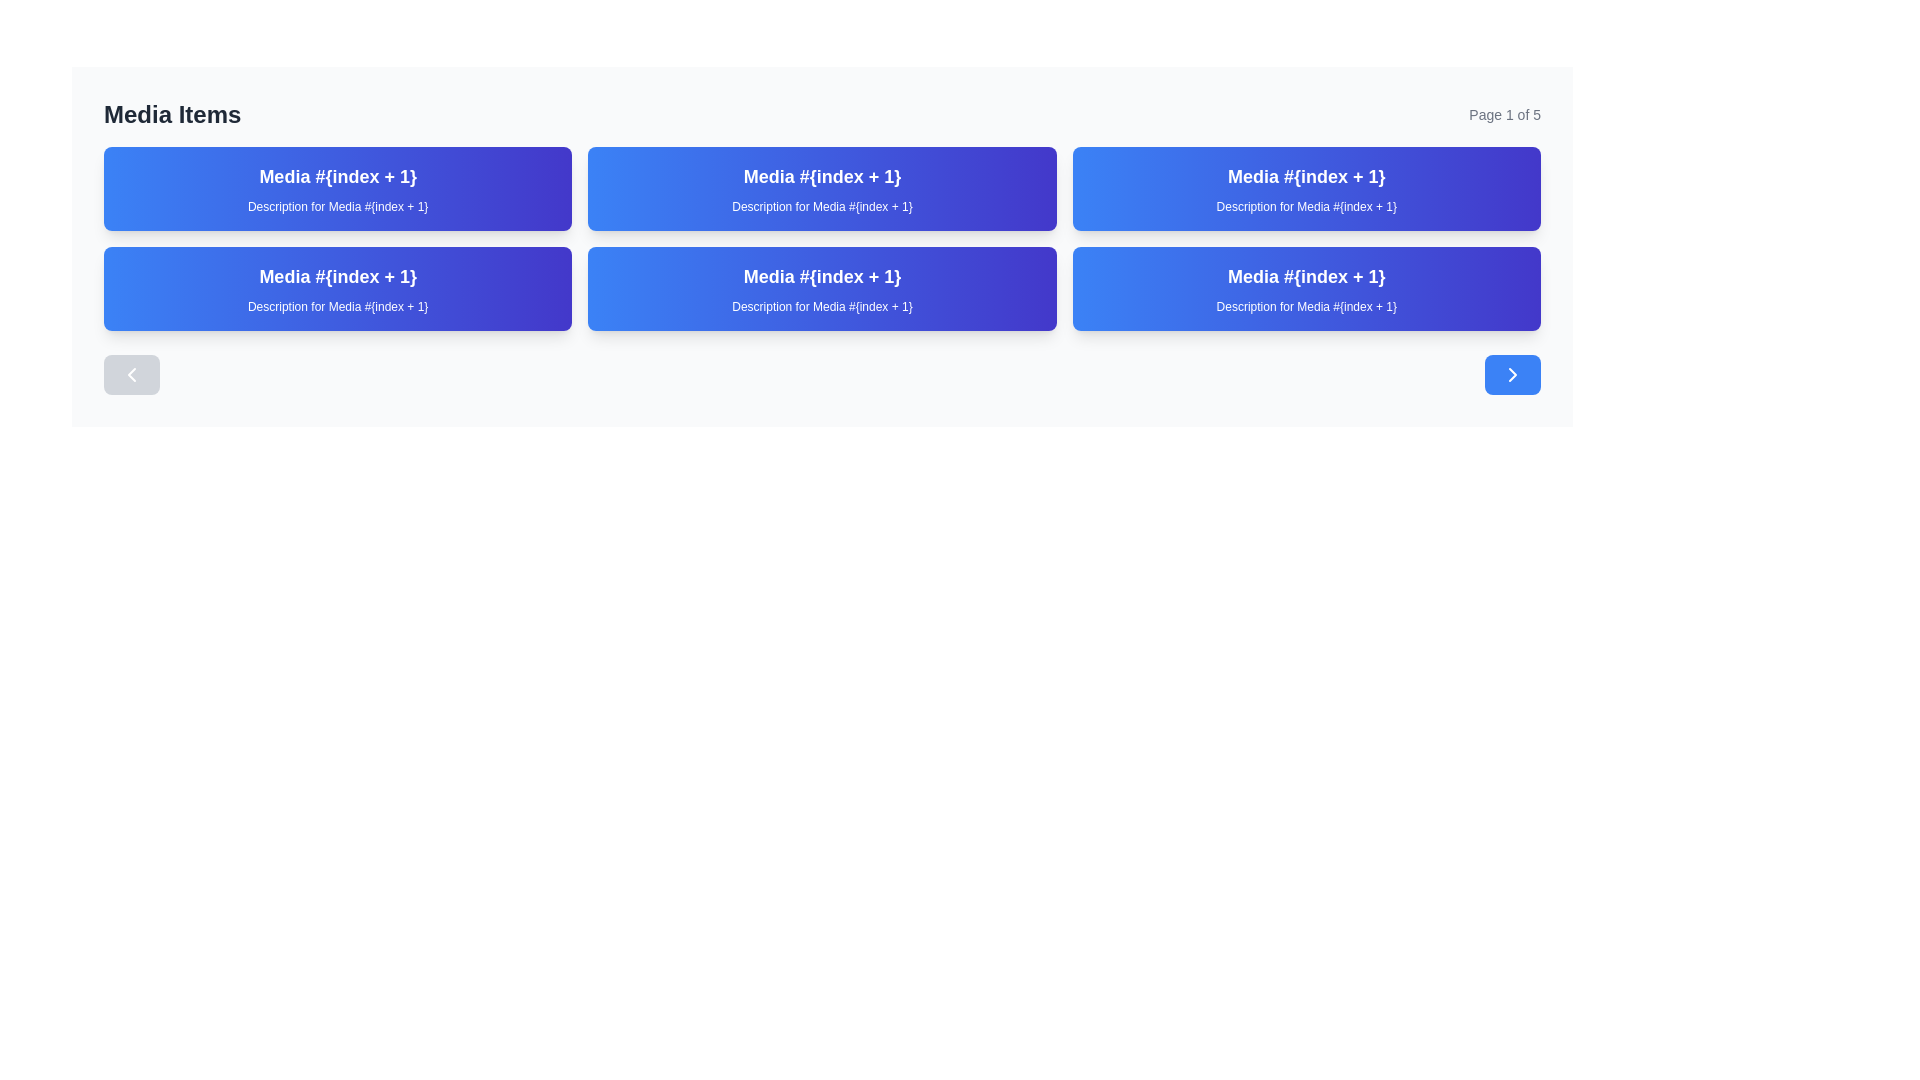  I want to click on the informational text label located at the lower portion of the blue gradient card, which is the third card in the second row of the grid layout, so click(822, 307).